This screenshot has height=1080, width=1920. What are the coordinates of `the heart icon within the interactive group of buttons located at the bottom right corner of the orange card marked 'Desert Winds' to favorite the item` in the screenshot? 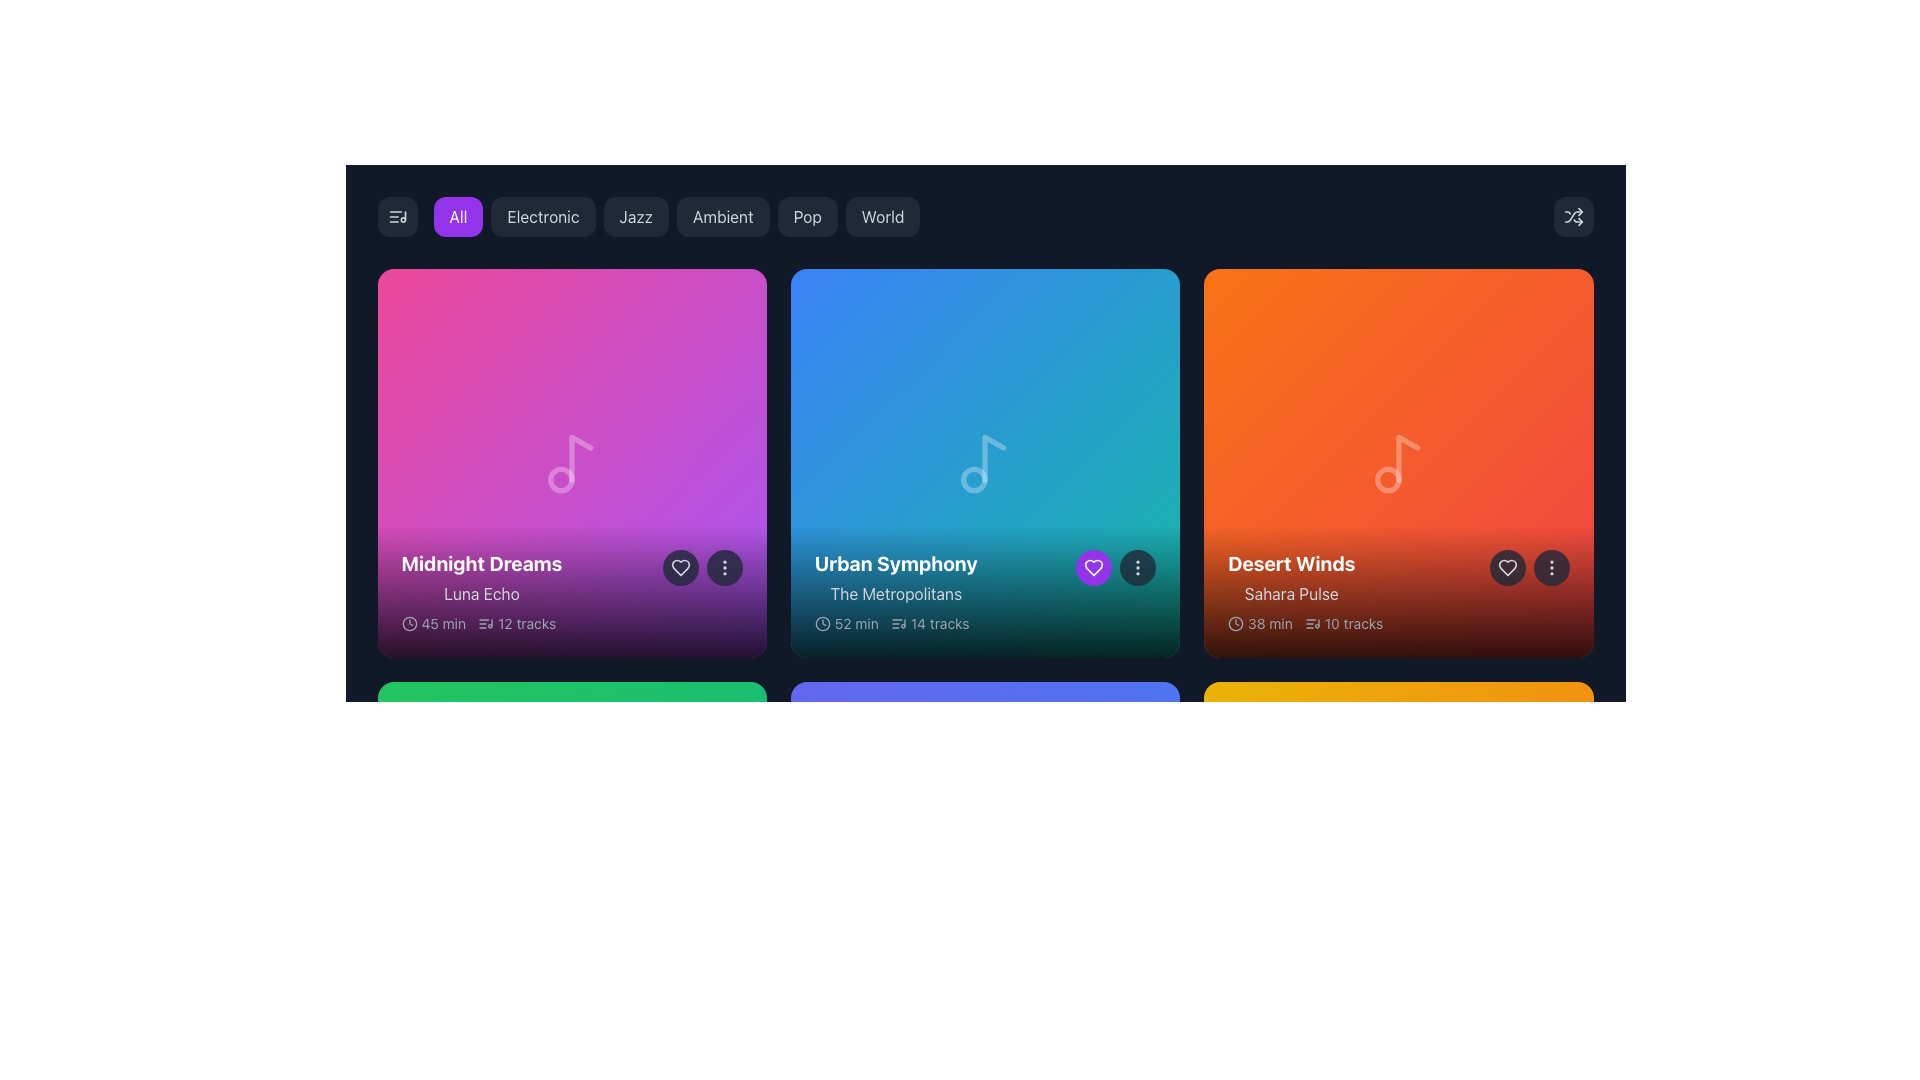 It's located at (1528, 568).